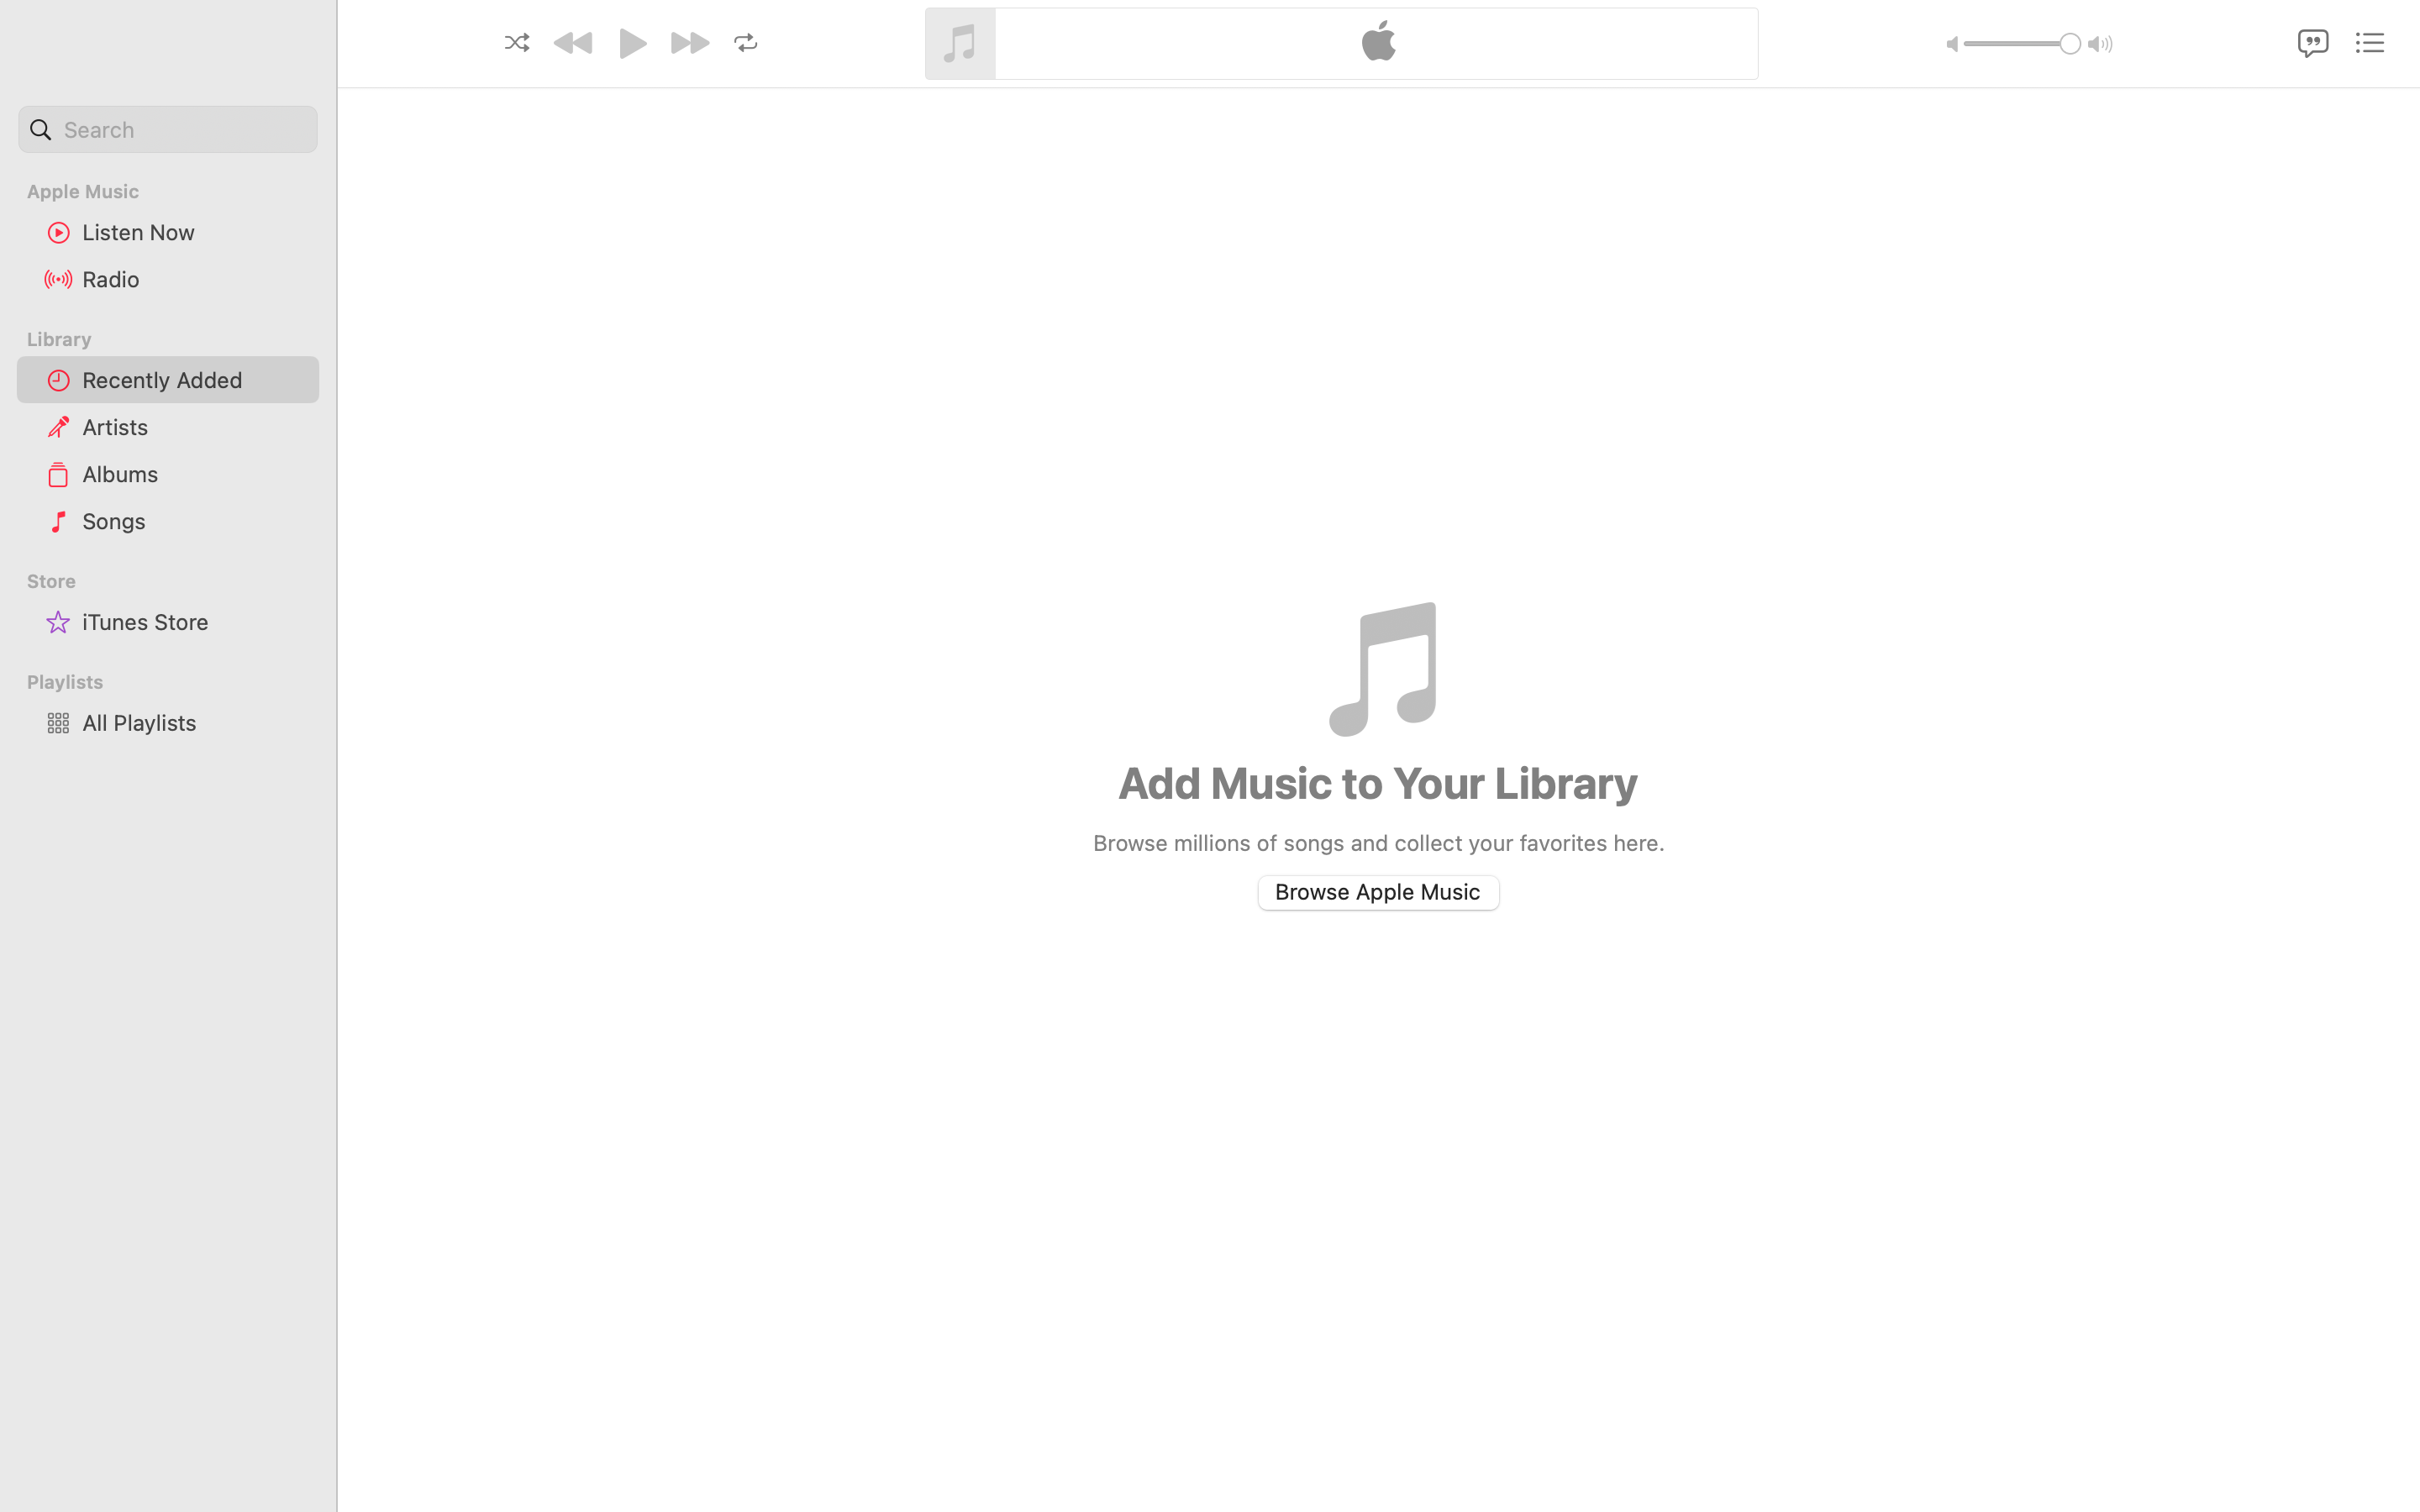 The width and height of the screenshot is (2420, 1512). I want to click on 'Radio', so click(192, 278).